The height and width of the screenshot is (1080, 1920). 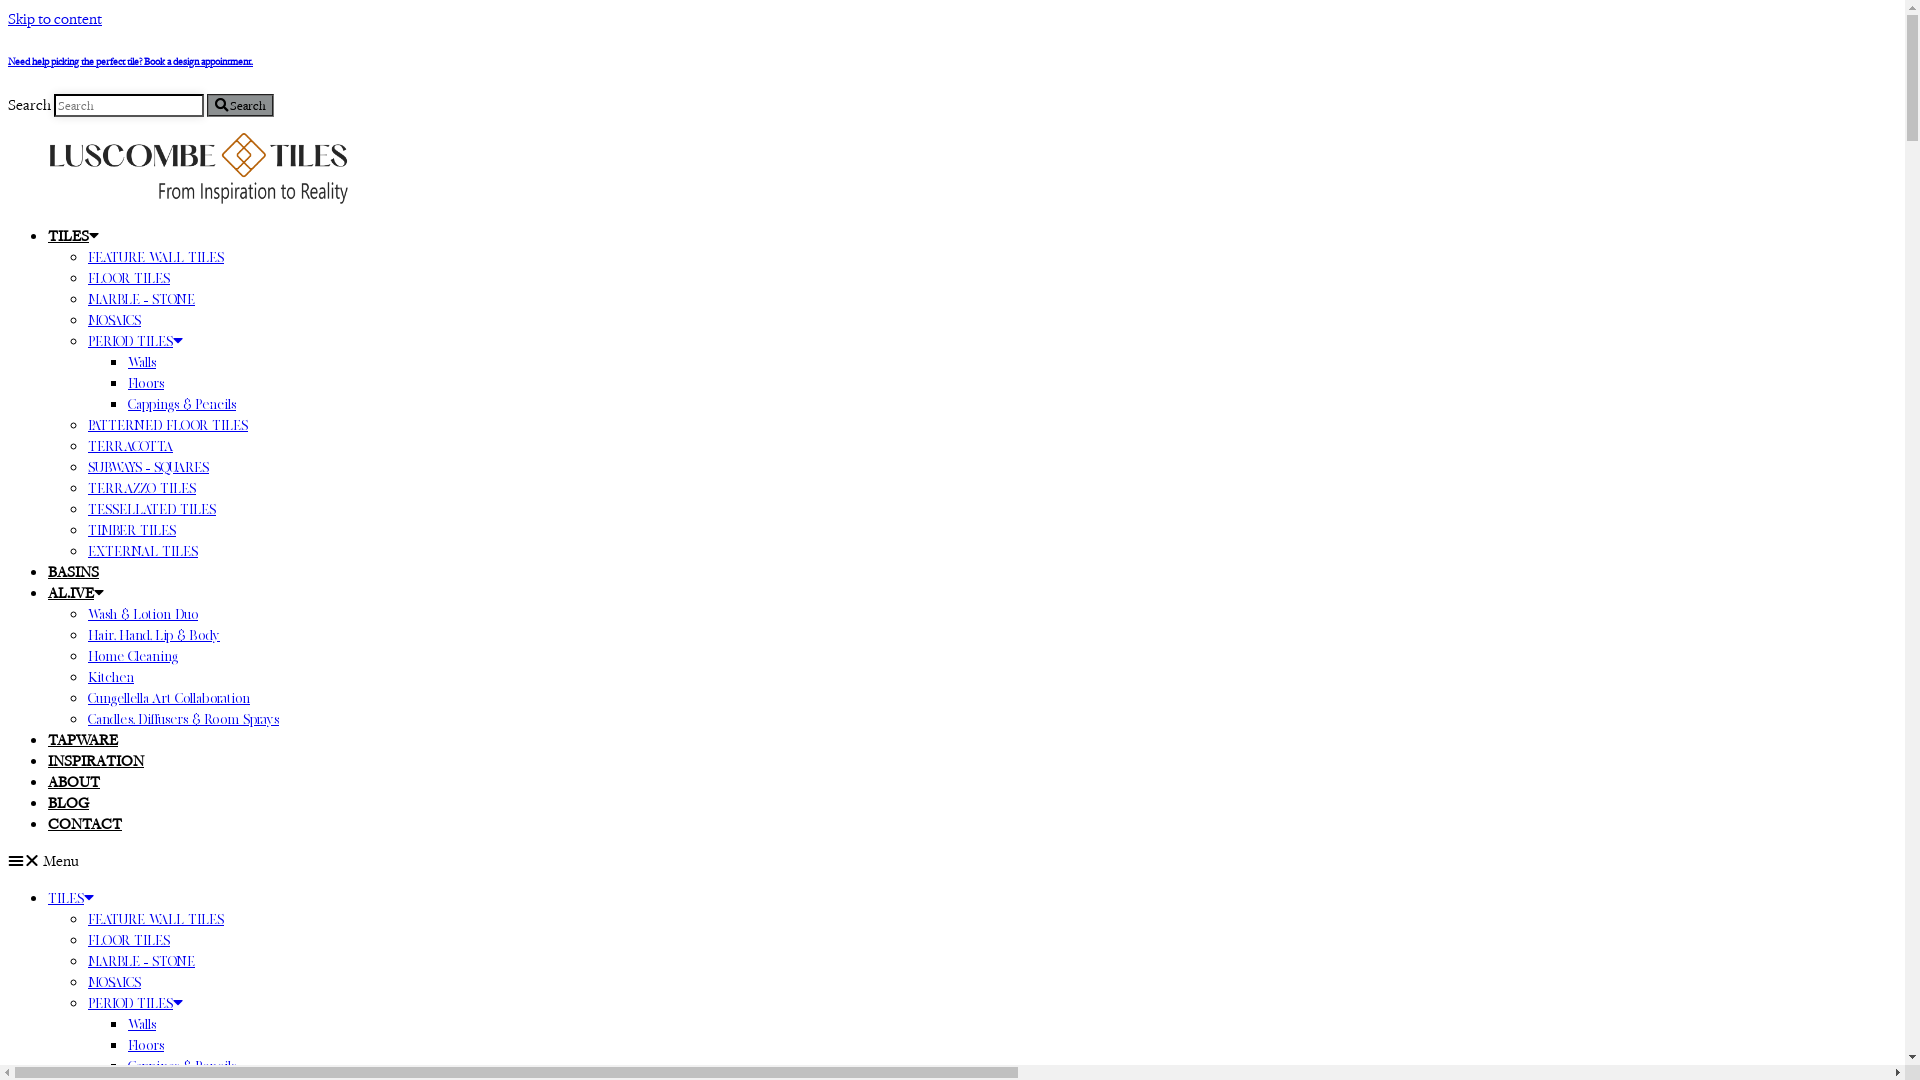 What do you see at coordinates (134, 1002) in the screenshot?
I see `'PERIOD TILES'` at bounding box center [134, 1002].